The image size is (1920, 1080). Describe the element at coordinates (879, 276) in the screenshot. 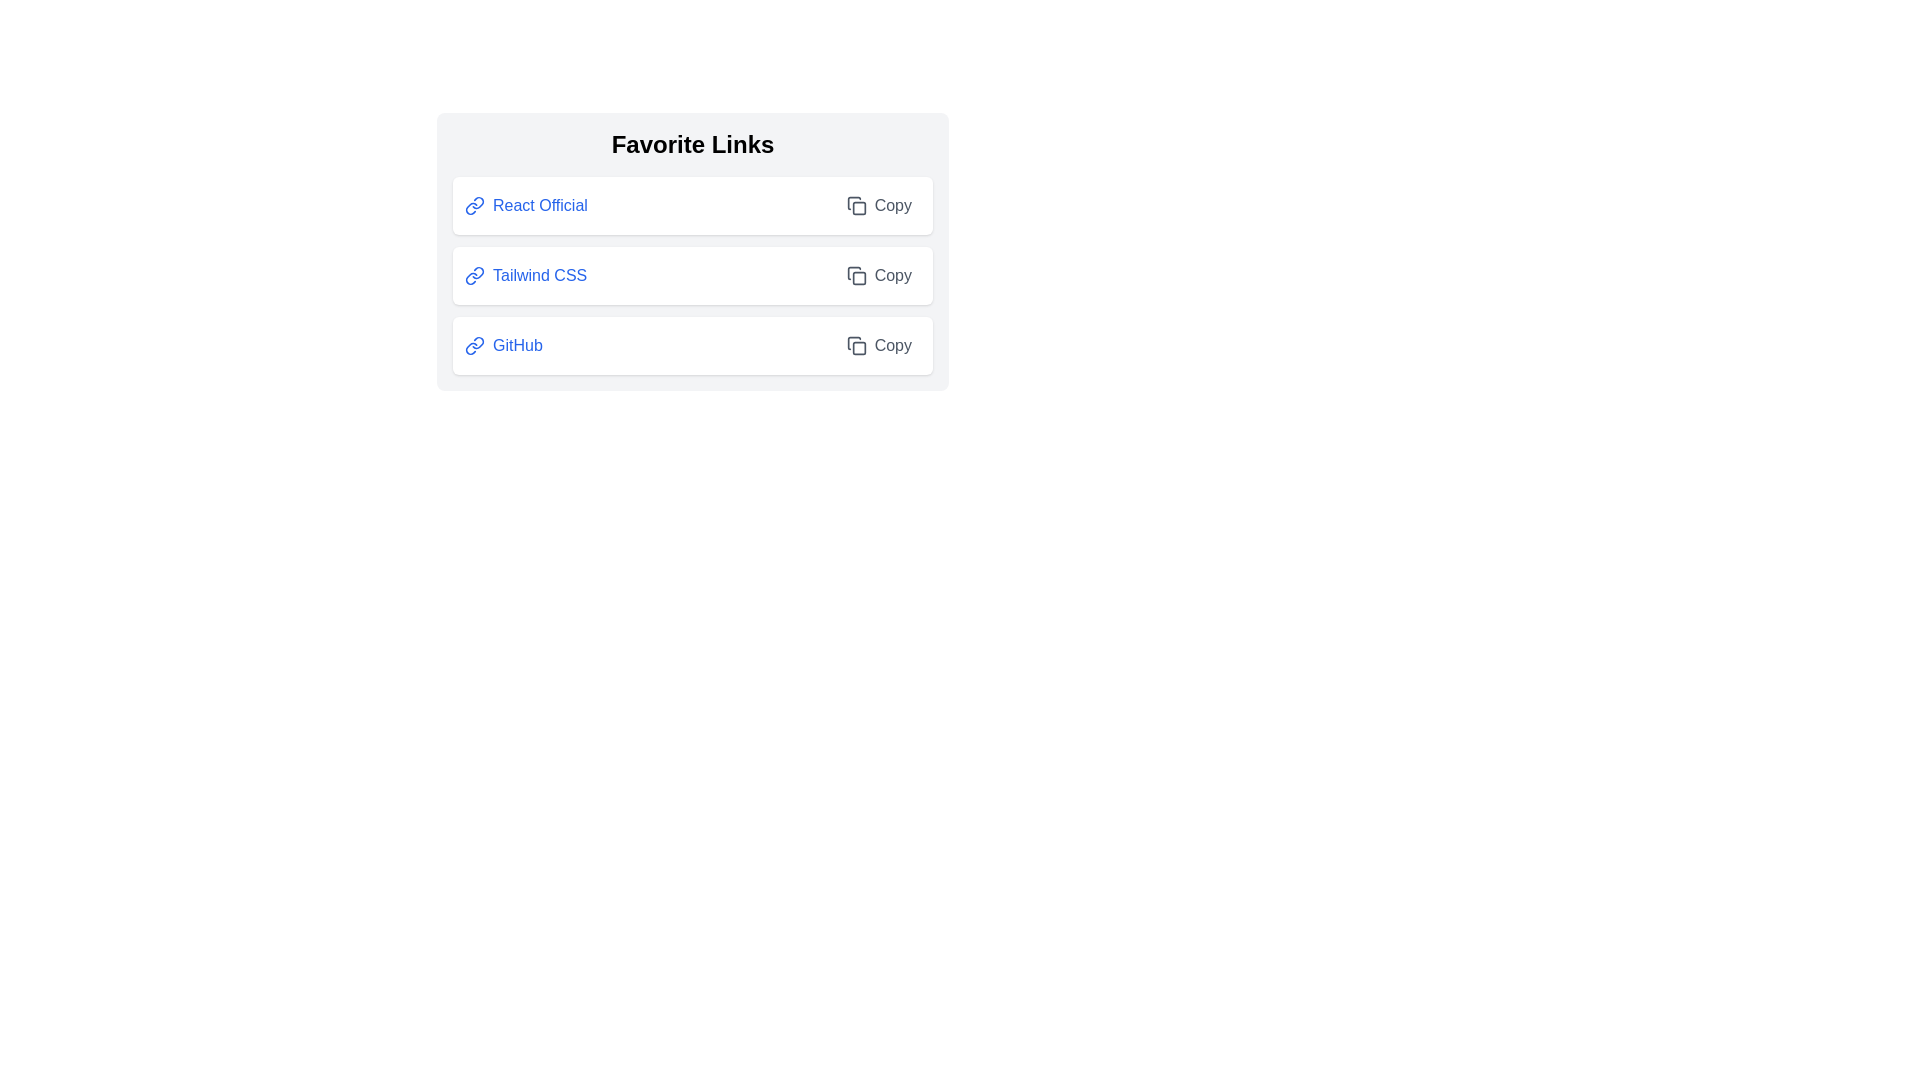

I see `the button that allows users to copy a related link associated with 'Tailwind CSS', positioned to the right of the text in the second row of 'Favorite Links'` at that location.